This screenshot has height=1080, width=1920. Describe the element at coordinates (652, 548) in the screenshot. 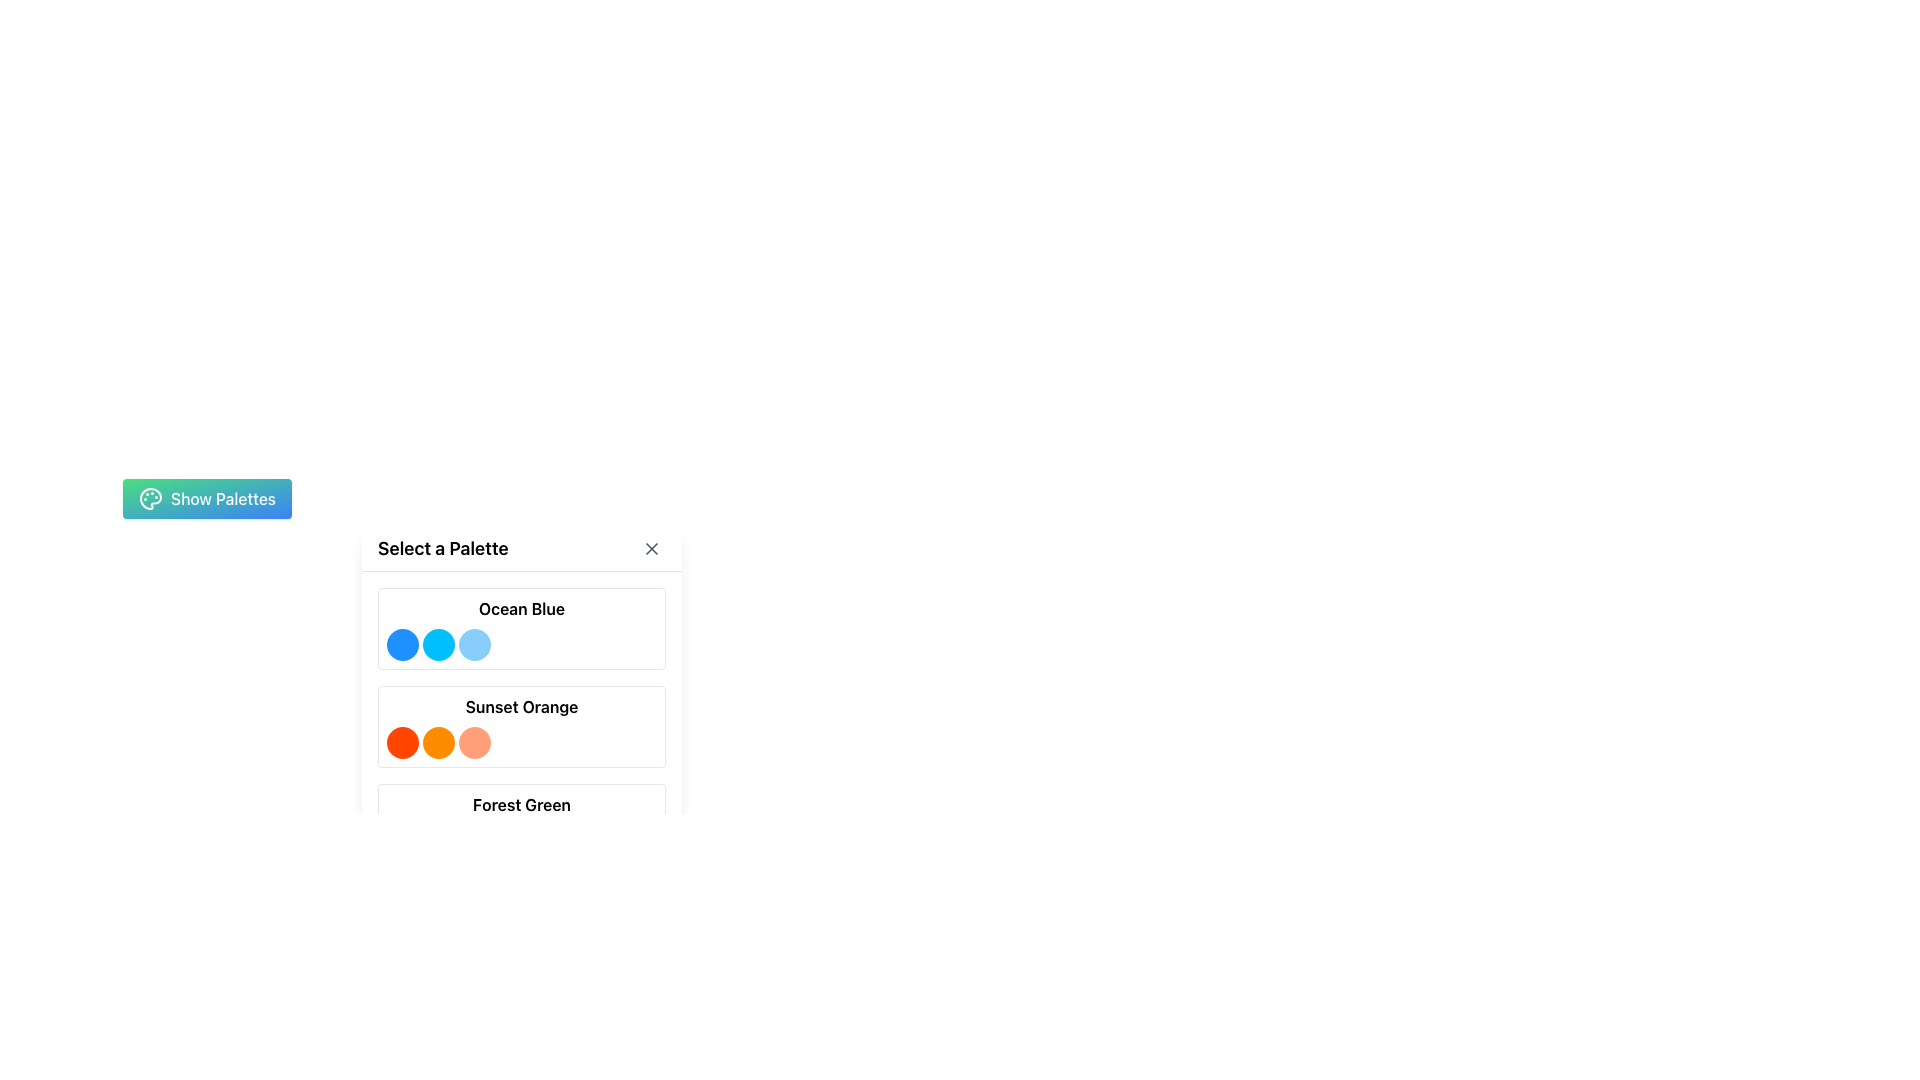

I see `the close button (icon button with an 'X' symbol) located at the top-right corner of the 'Select a Palette' section to trigger the hover effect` at that location.